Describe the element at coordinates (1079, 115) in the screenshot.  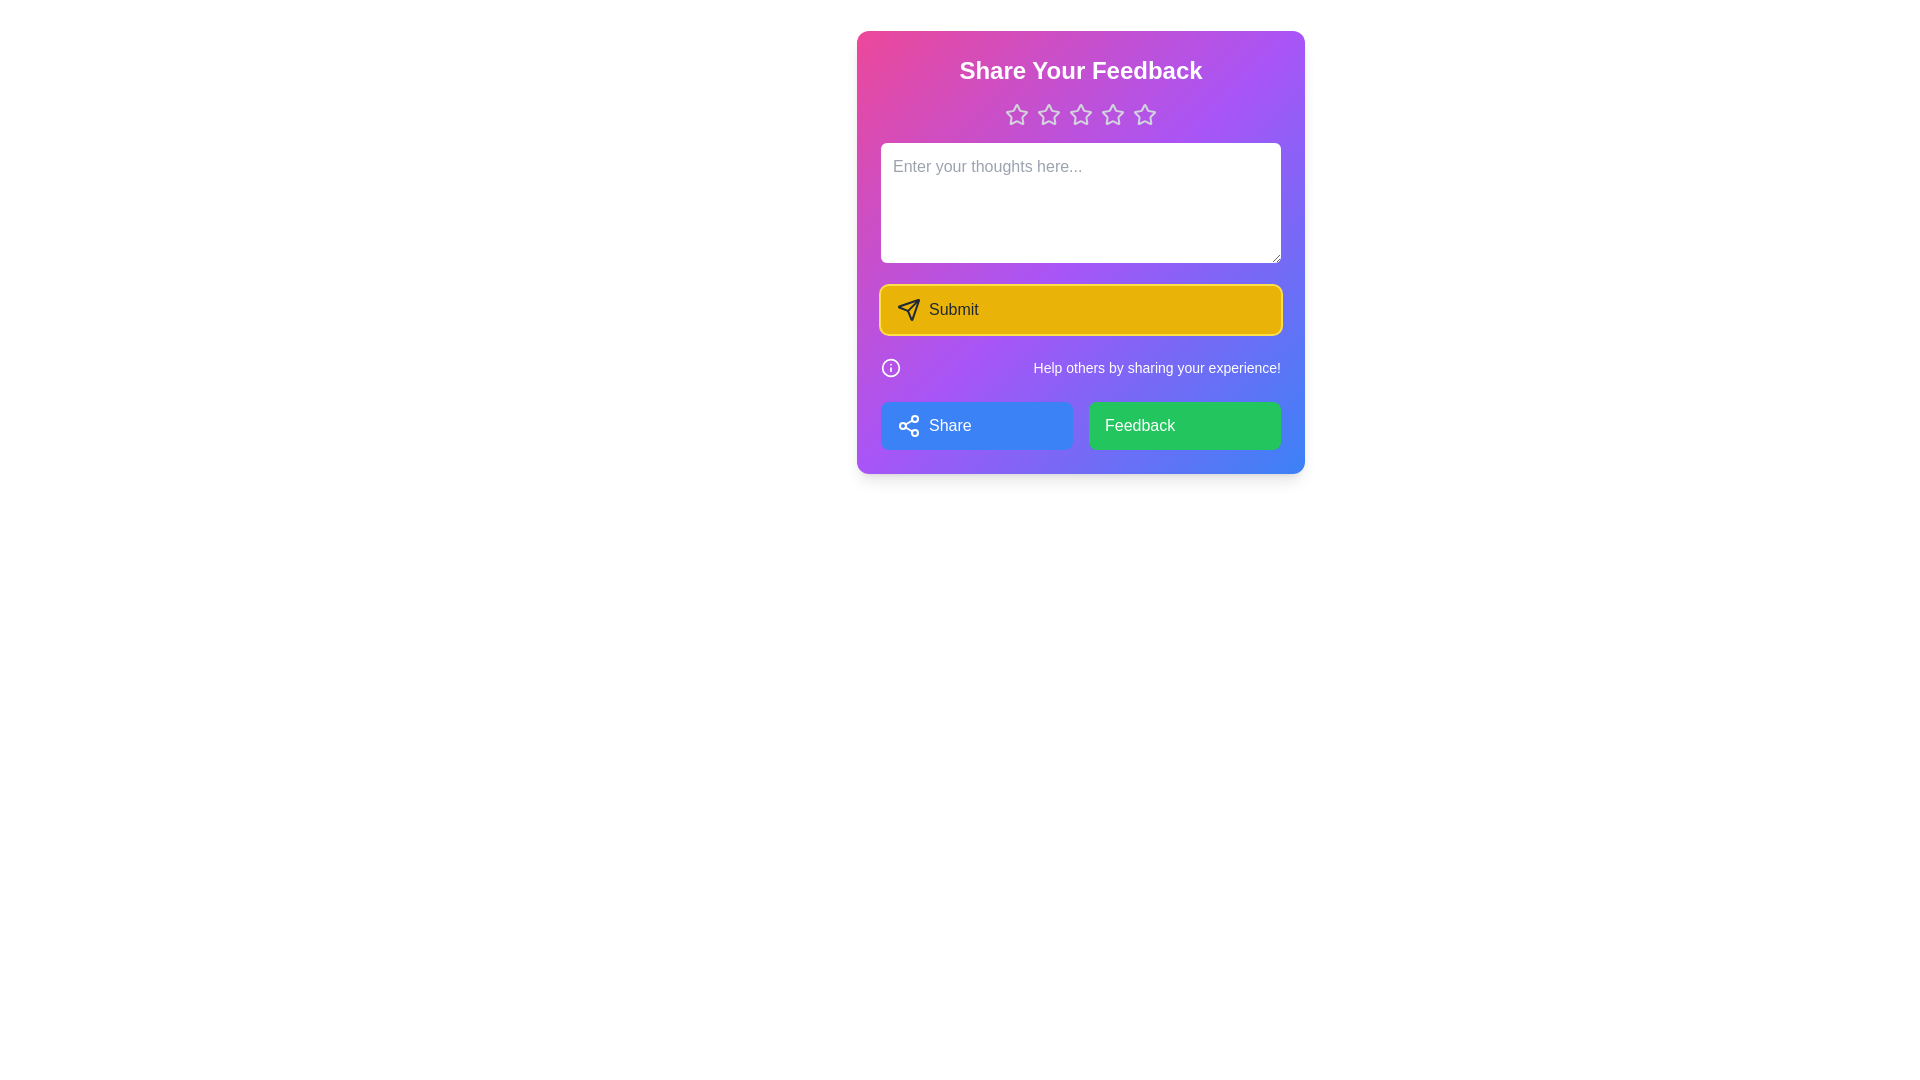
I see `on the third star of the interactive rating stars, which is highlighted` at that location.